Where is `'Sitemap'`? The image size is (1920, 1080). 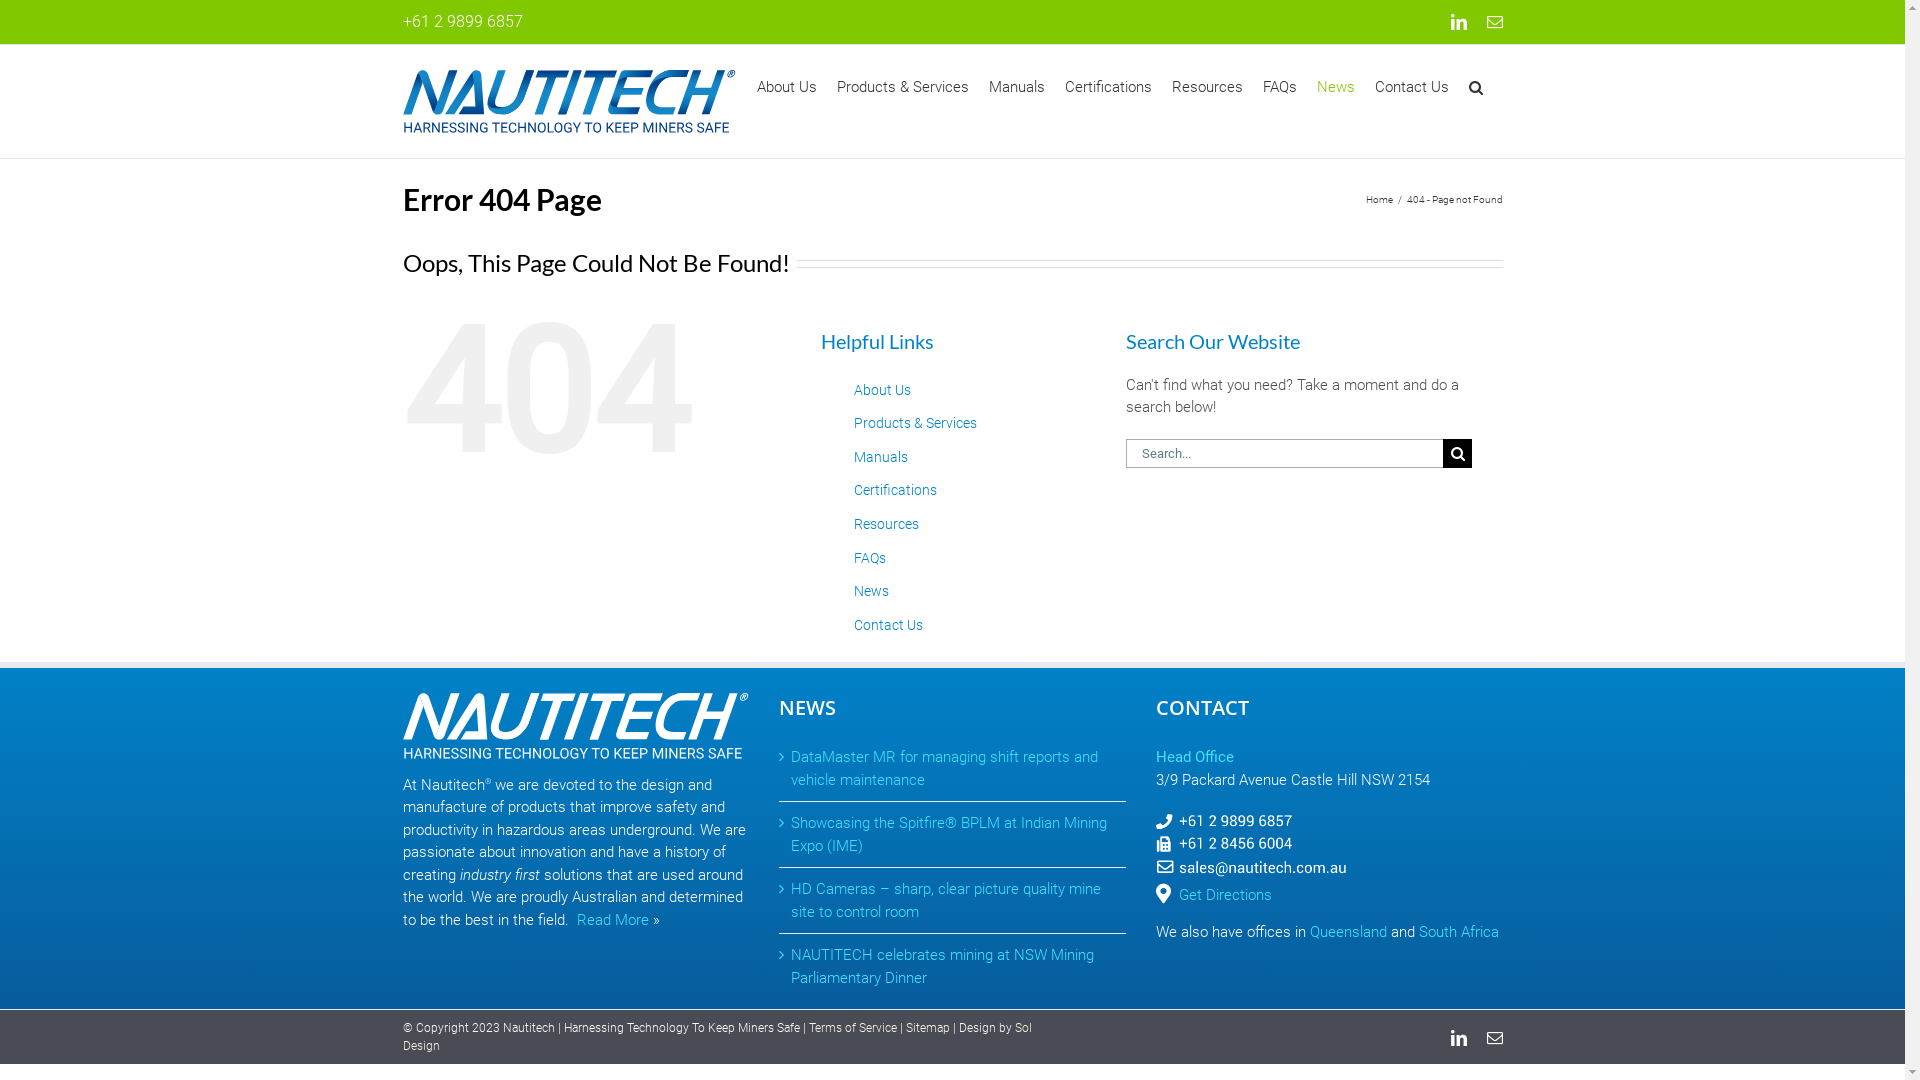 'Sitemap' is located at coordinates (926, 1028).